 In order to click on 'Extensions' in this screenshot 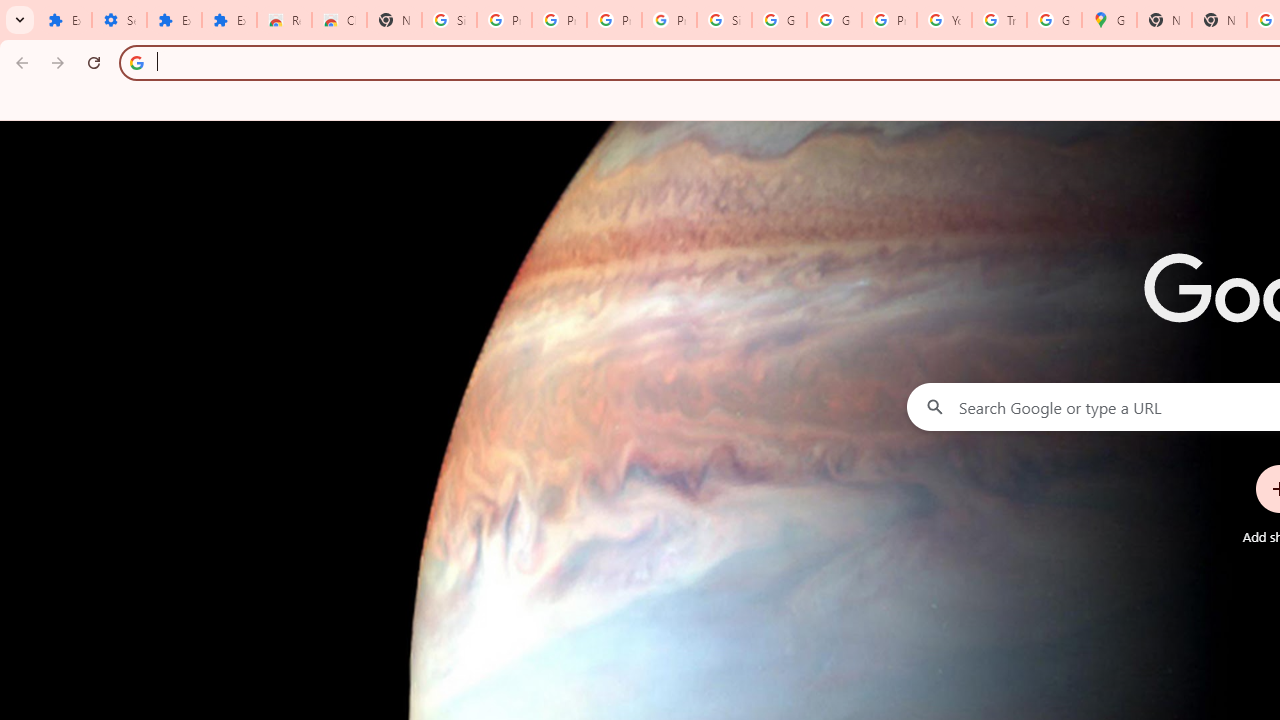, I will do `click(174, 20)`.